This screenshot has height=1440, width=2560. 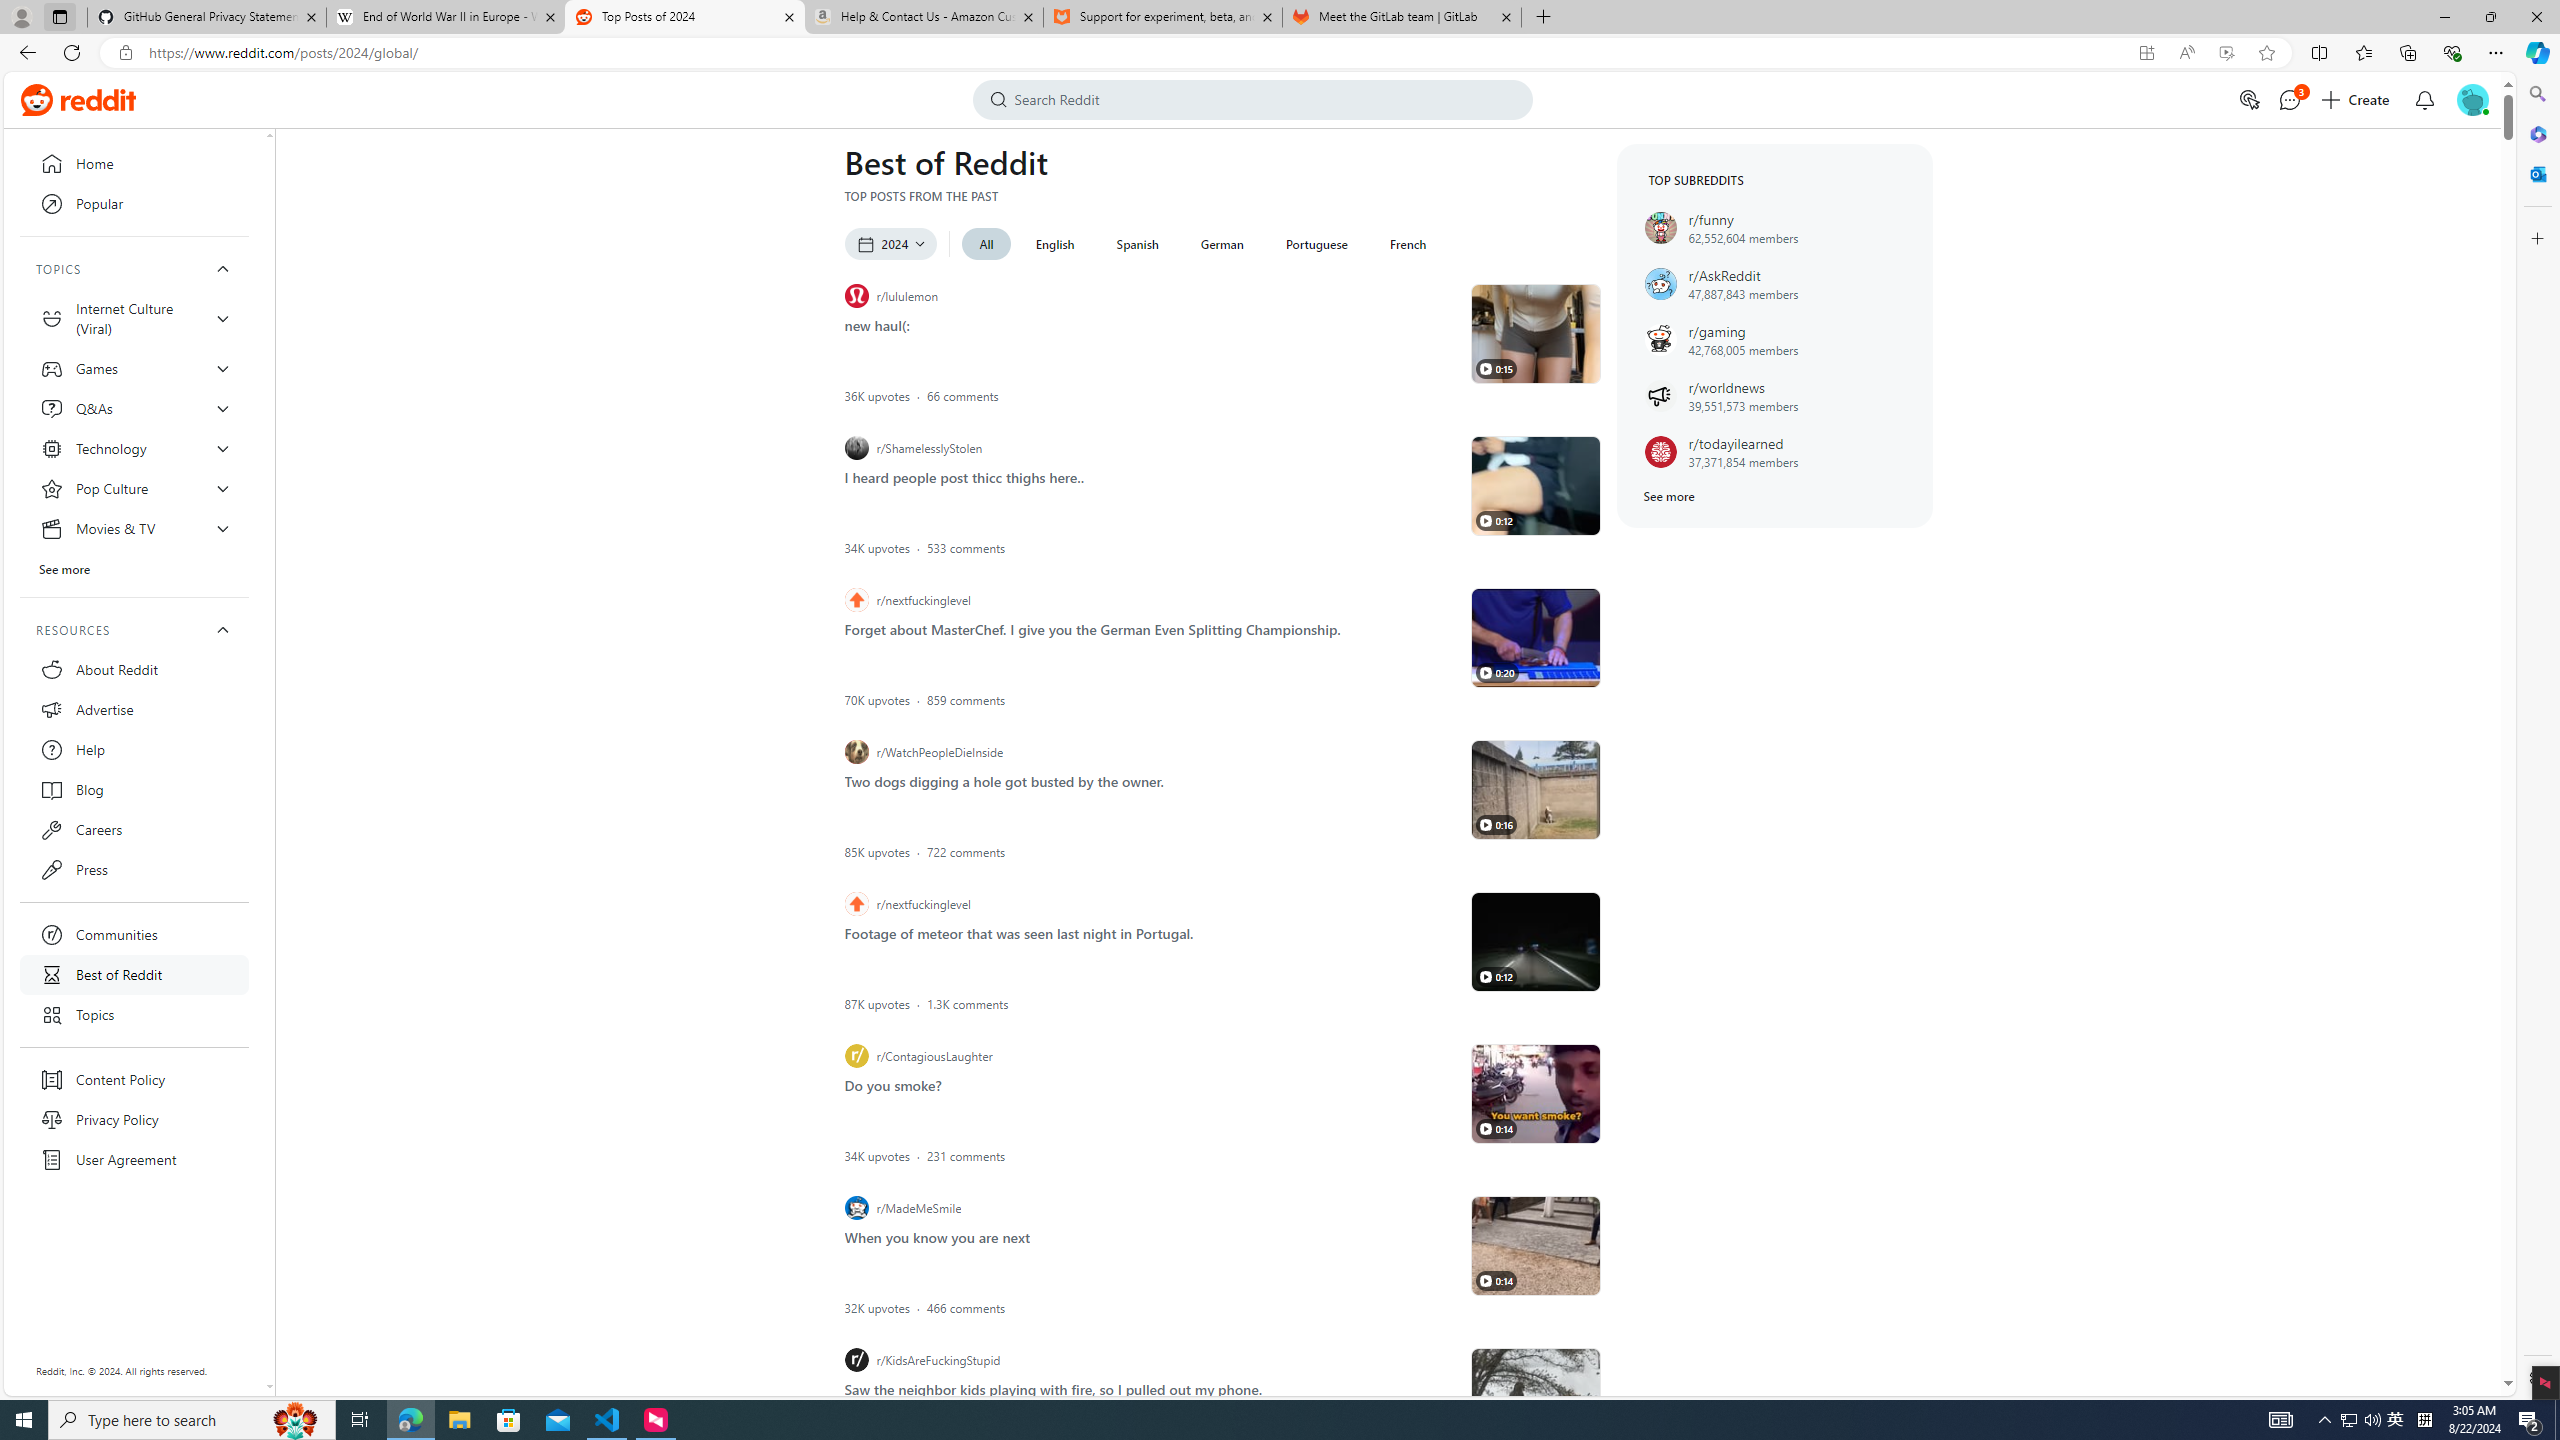 What do you see at coordinates (1774, 227) in the screenshot?
I see `'r/funny 62,552,604 members'` at bounding box center [1774, 227].